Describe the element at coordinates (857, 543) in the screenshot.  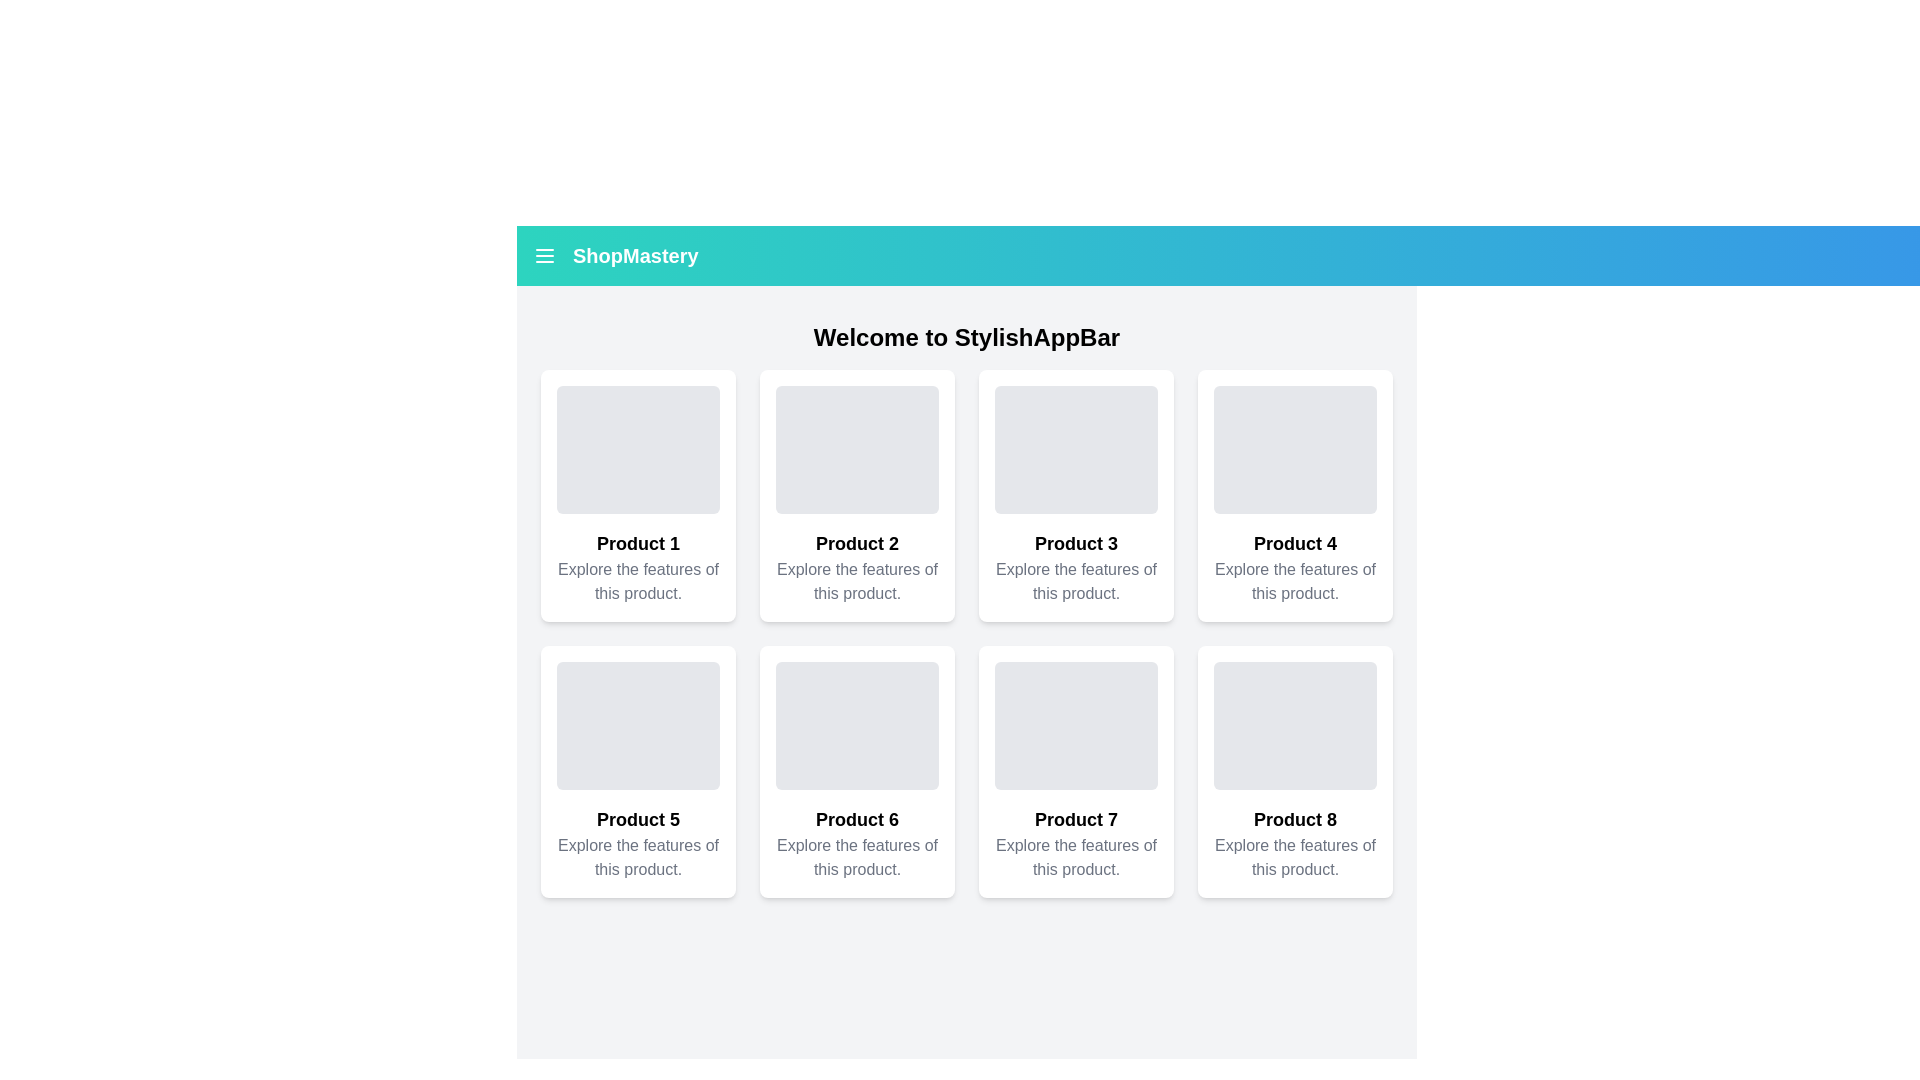
I see `the Text label that serves as a title for the associated product card, located in the second card of the first row, below the gray placeholder area` at that location.